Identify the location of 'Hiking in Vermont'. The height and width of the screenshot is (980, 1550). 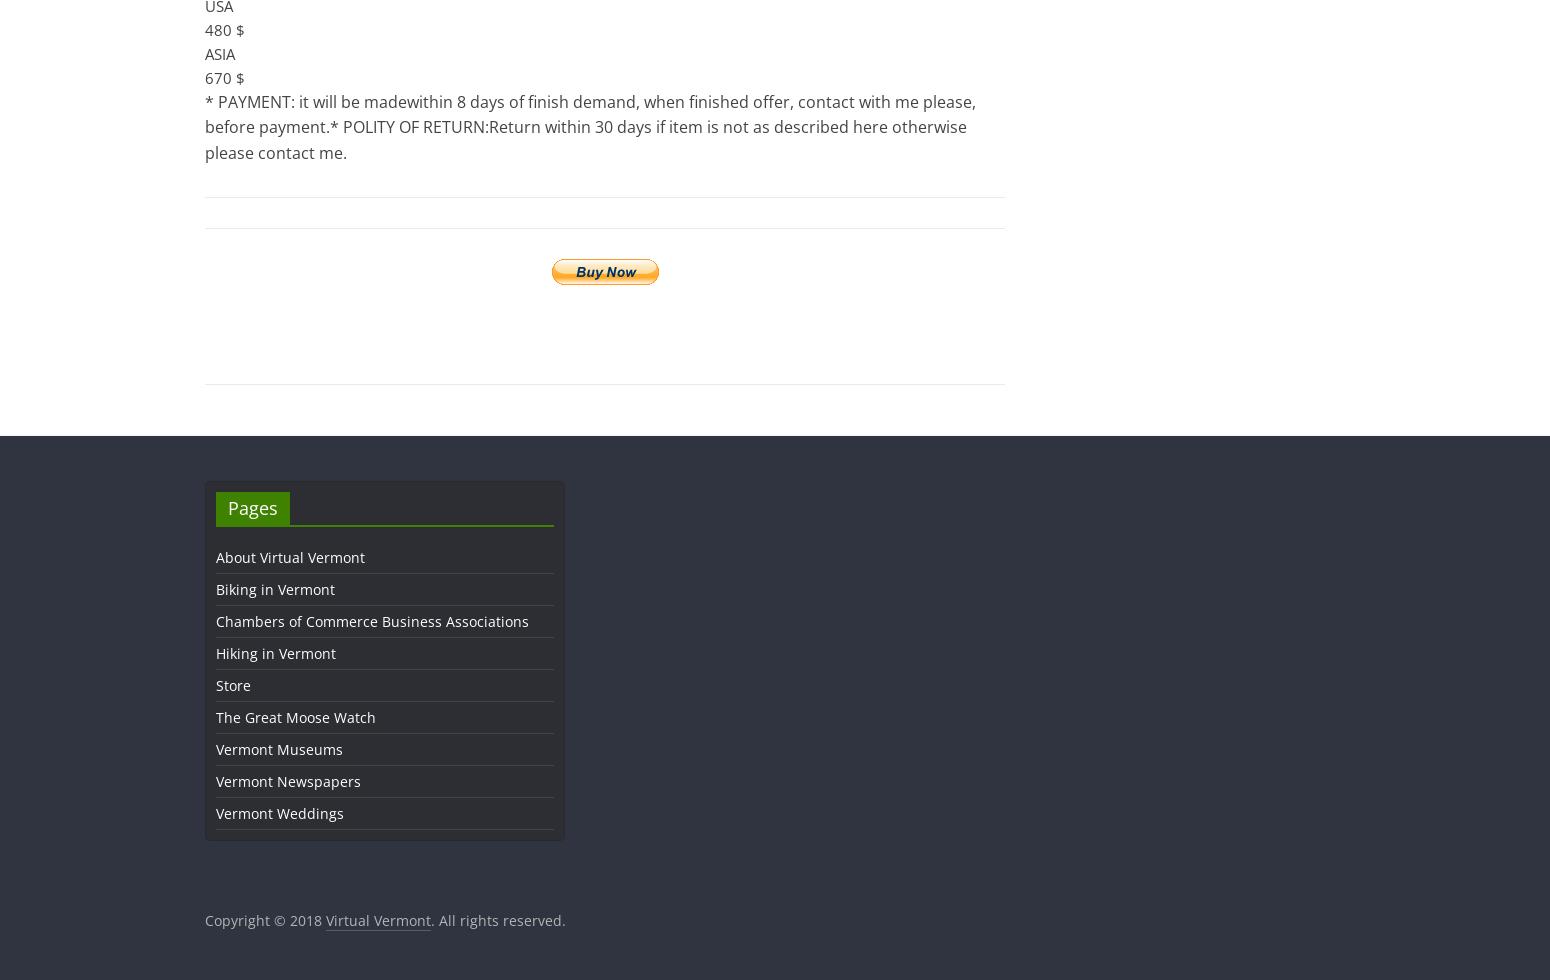
(276, 653).